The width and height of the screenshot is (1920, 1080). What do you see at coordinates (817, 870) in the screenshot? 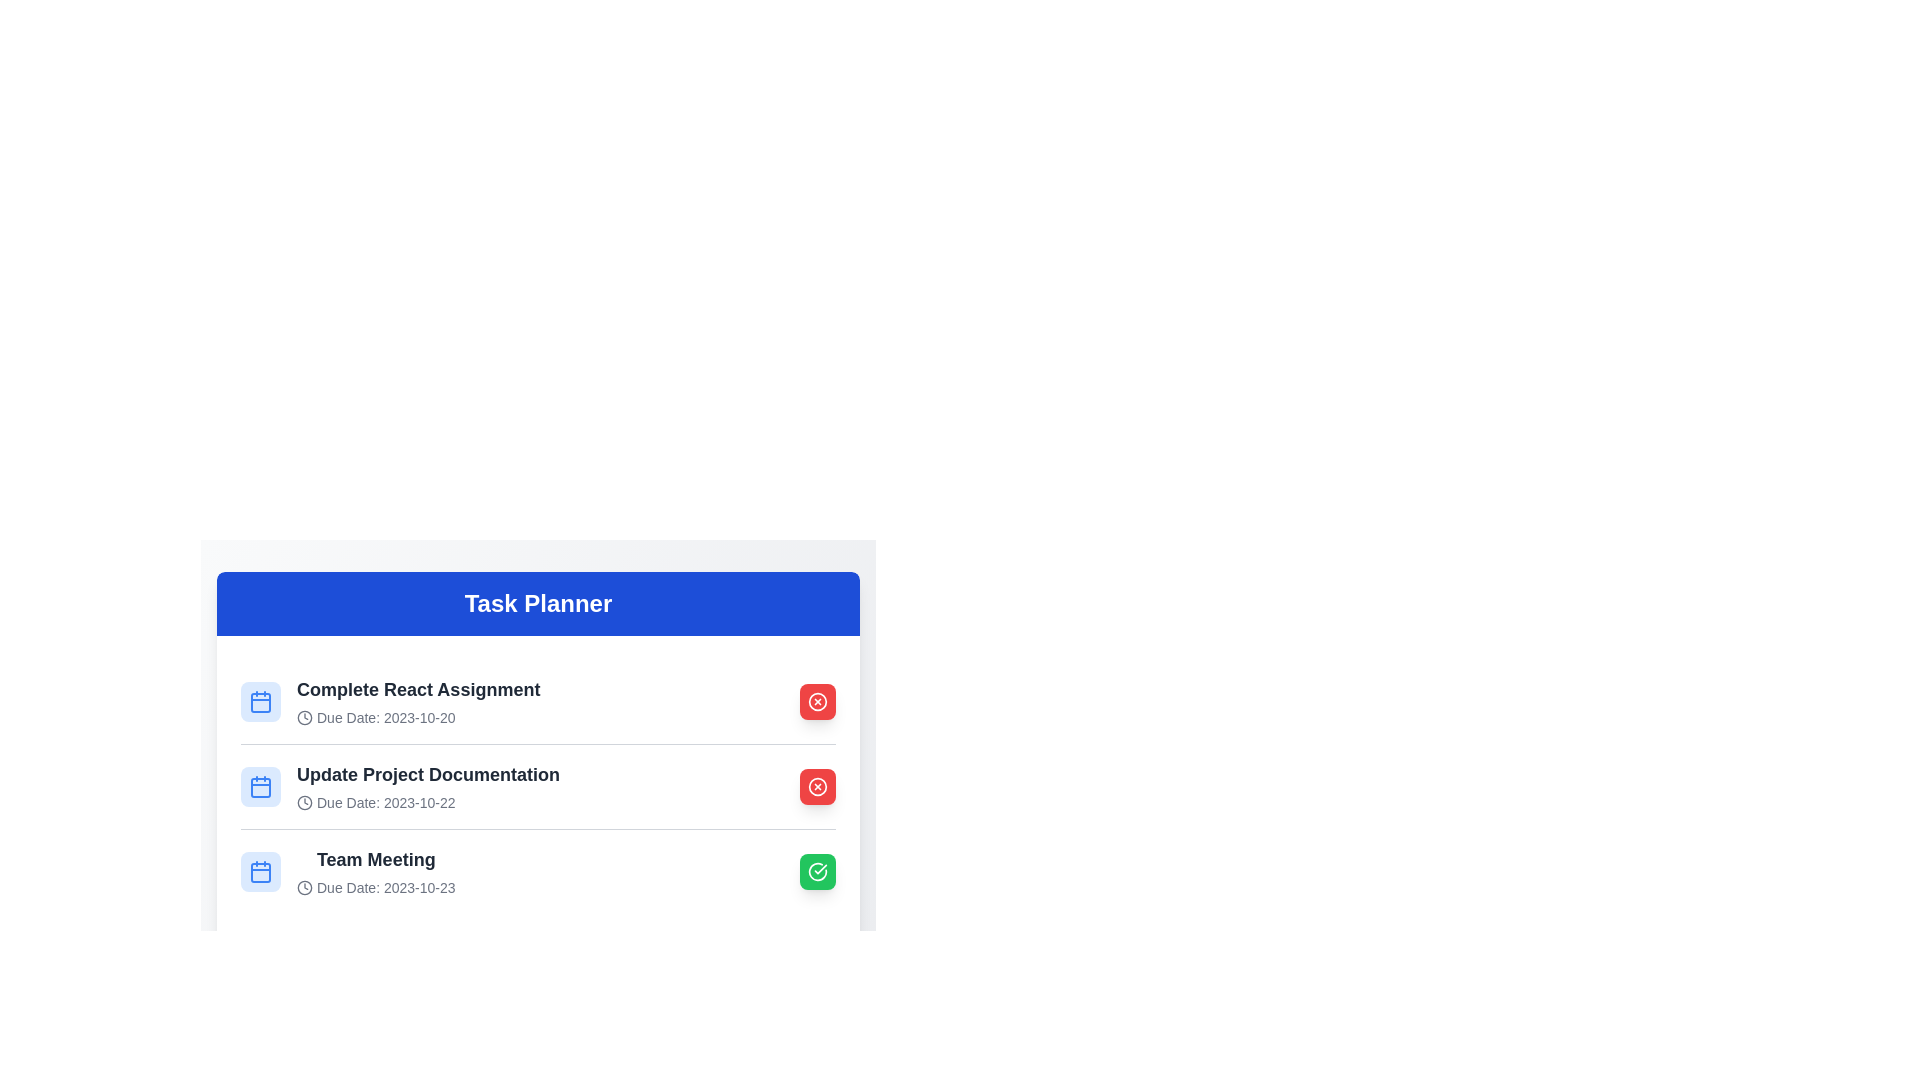
I see `the completion marker button located in the bottom-right corner of the 'Team Meeting' task details` at bounding box center [817, 870].